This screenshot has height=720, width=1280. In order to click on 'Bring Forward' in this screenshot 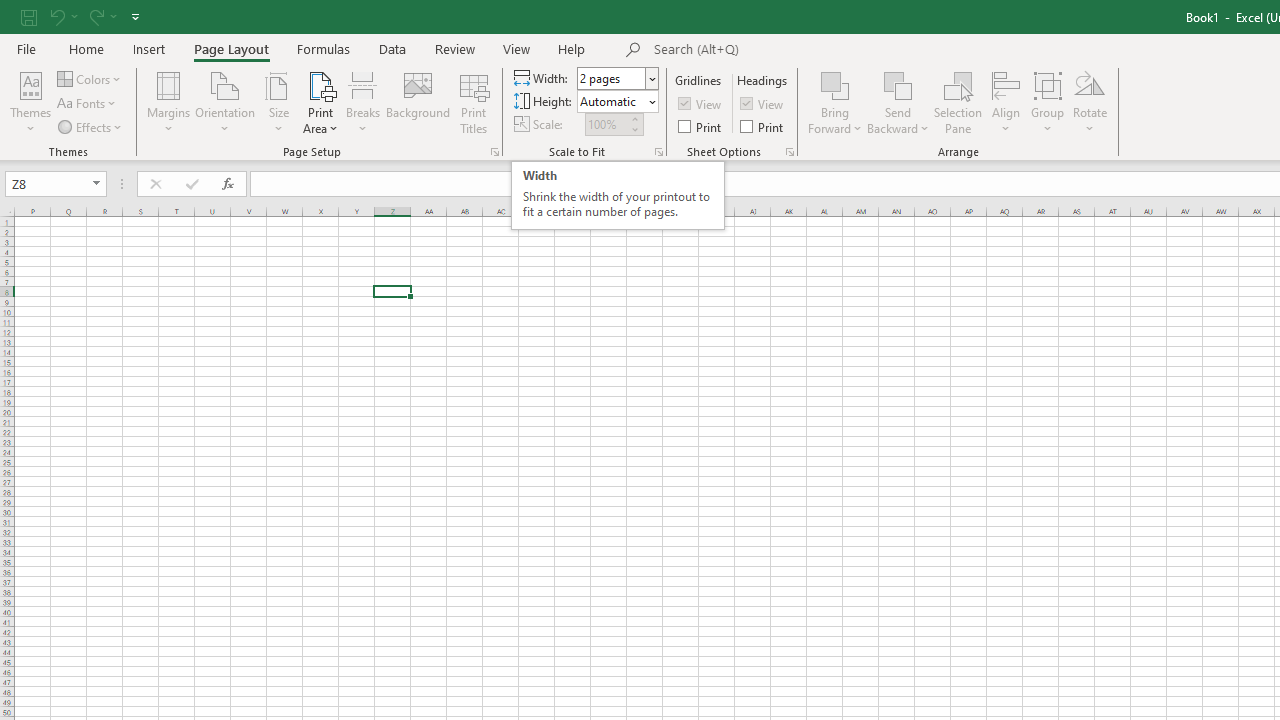, I will do `click(835, 103)`.